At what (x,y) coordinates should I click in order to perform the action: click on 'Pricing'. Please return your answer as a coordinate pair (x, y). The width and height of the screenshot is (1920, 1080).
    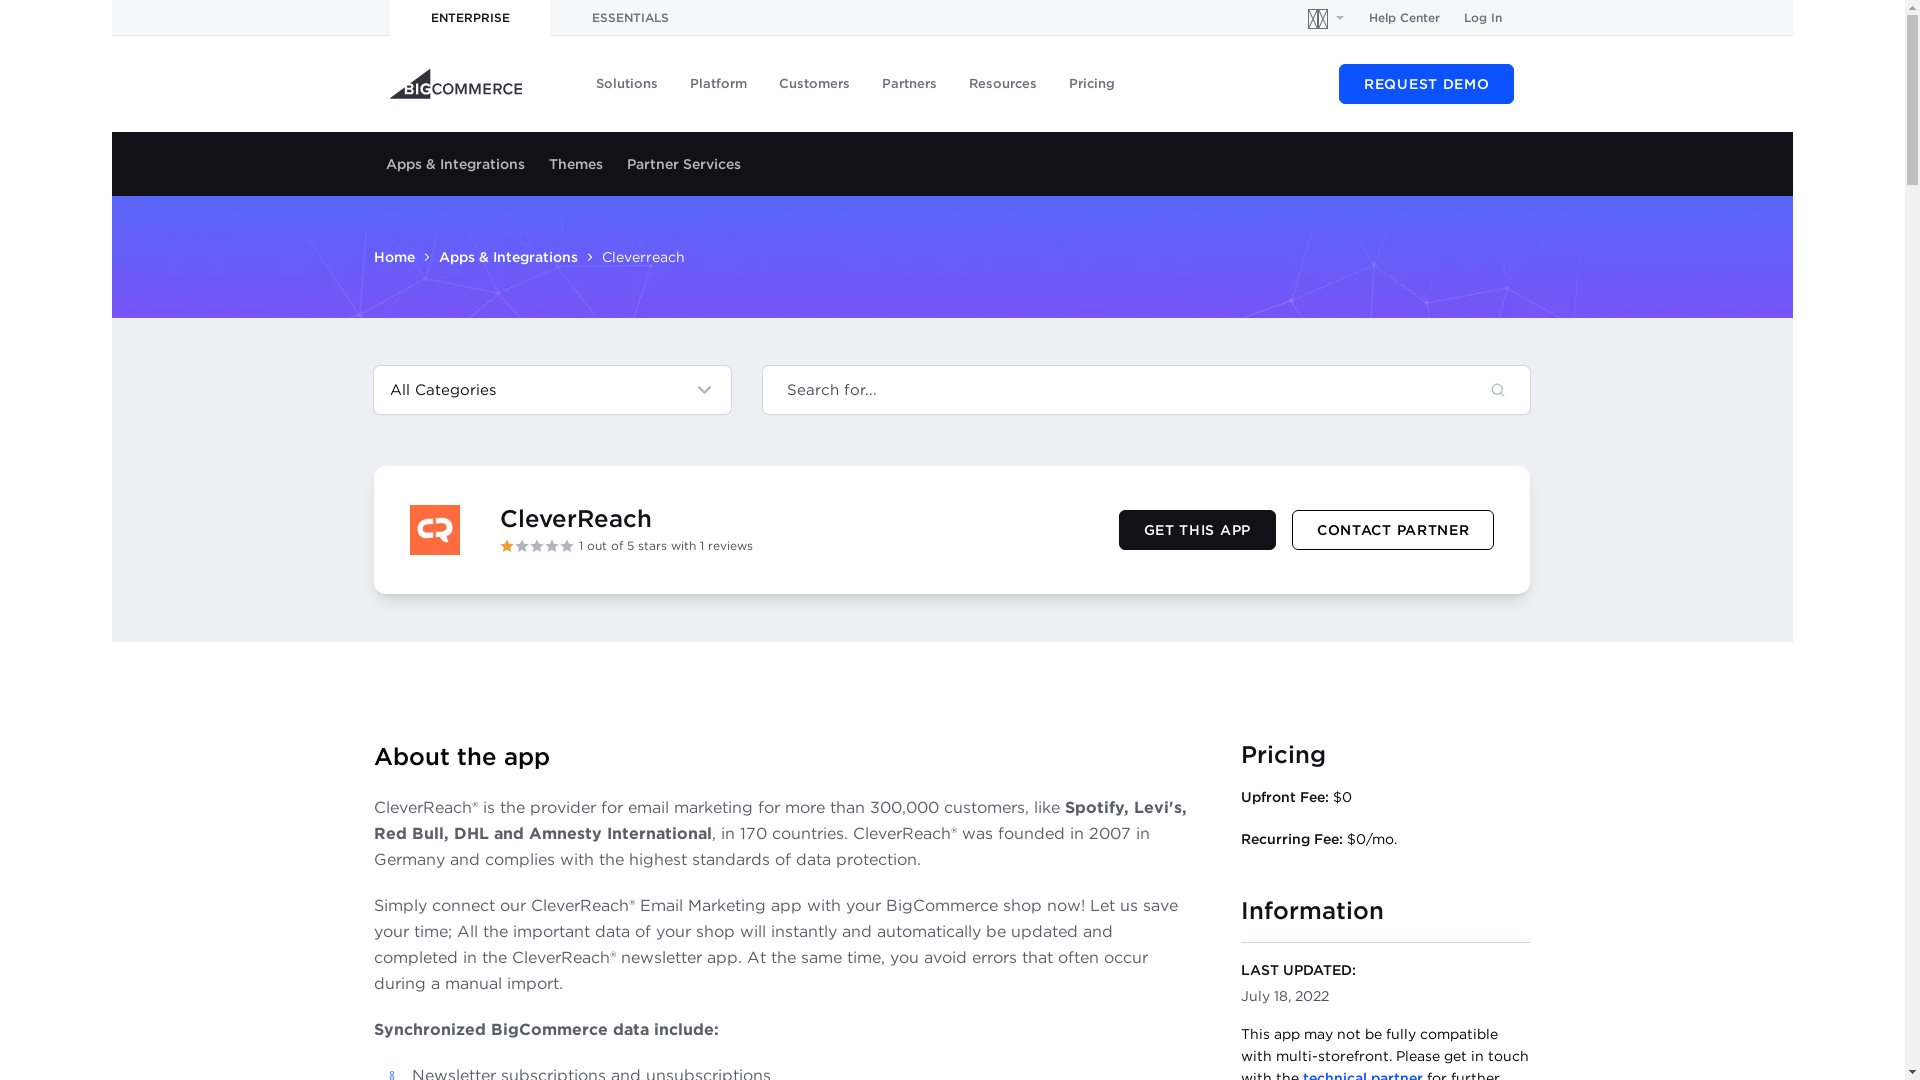
    Looking at the image, I should click on (1091, 83).